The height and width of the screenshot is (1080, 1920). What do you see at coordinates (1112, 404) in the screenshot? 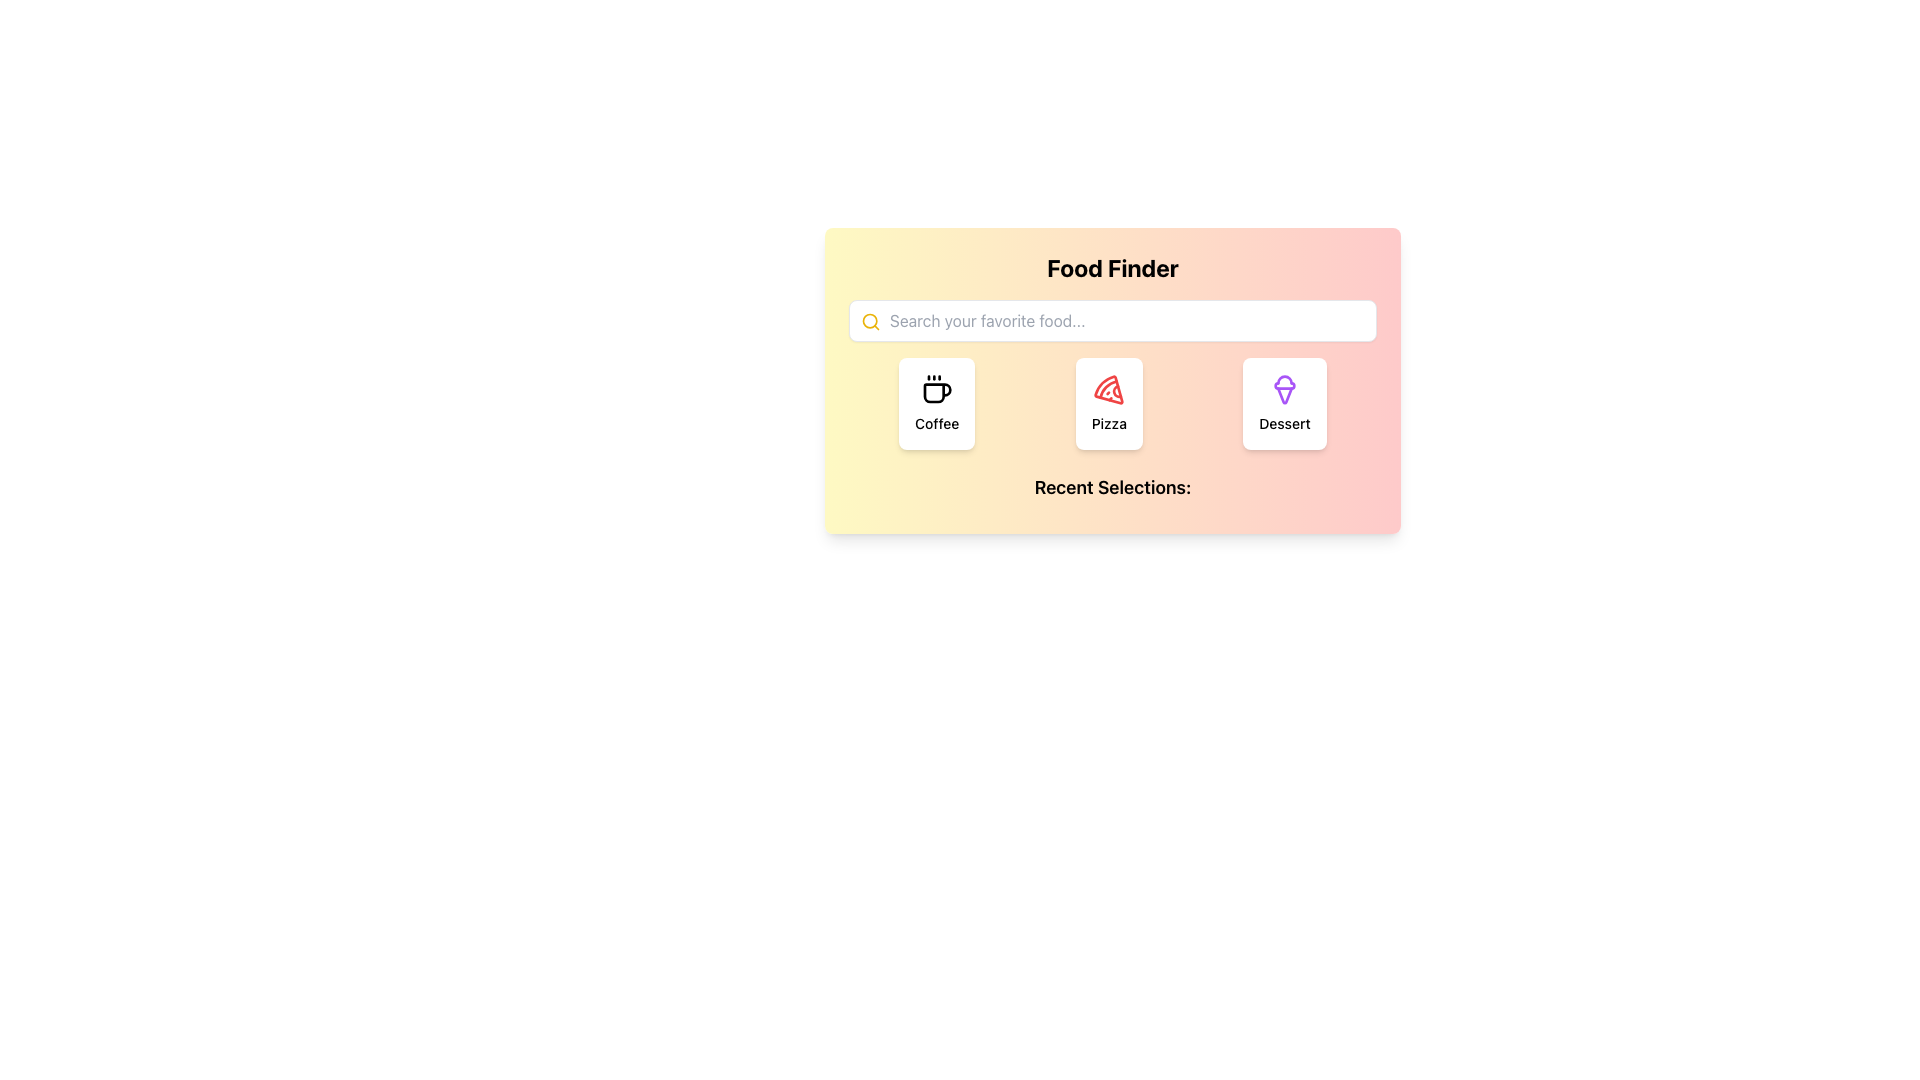
I see `the center of the horizontal menu bar containing icons and text labels for 'Coffee', 'Pizza', and 'Dessert'` at bounding box center [1112, 404].